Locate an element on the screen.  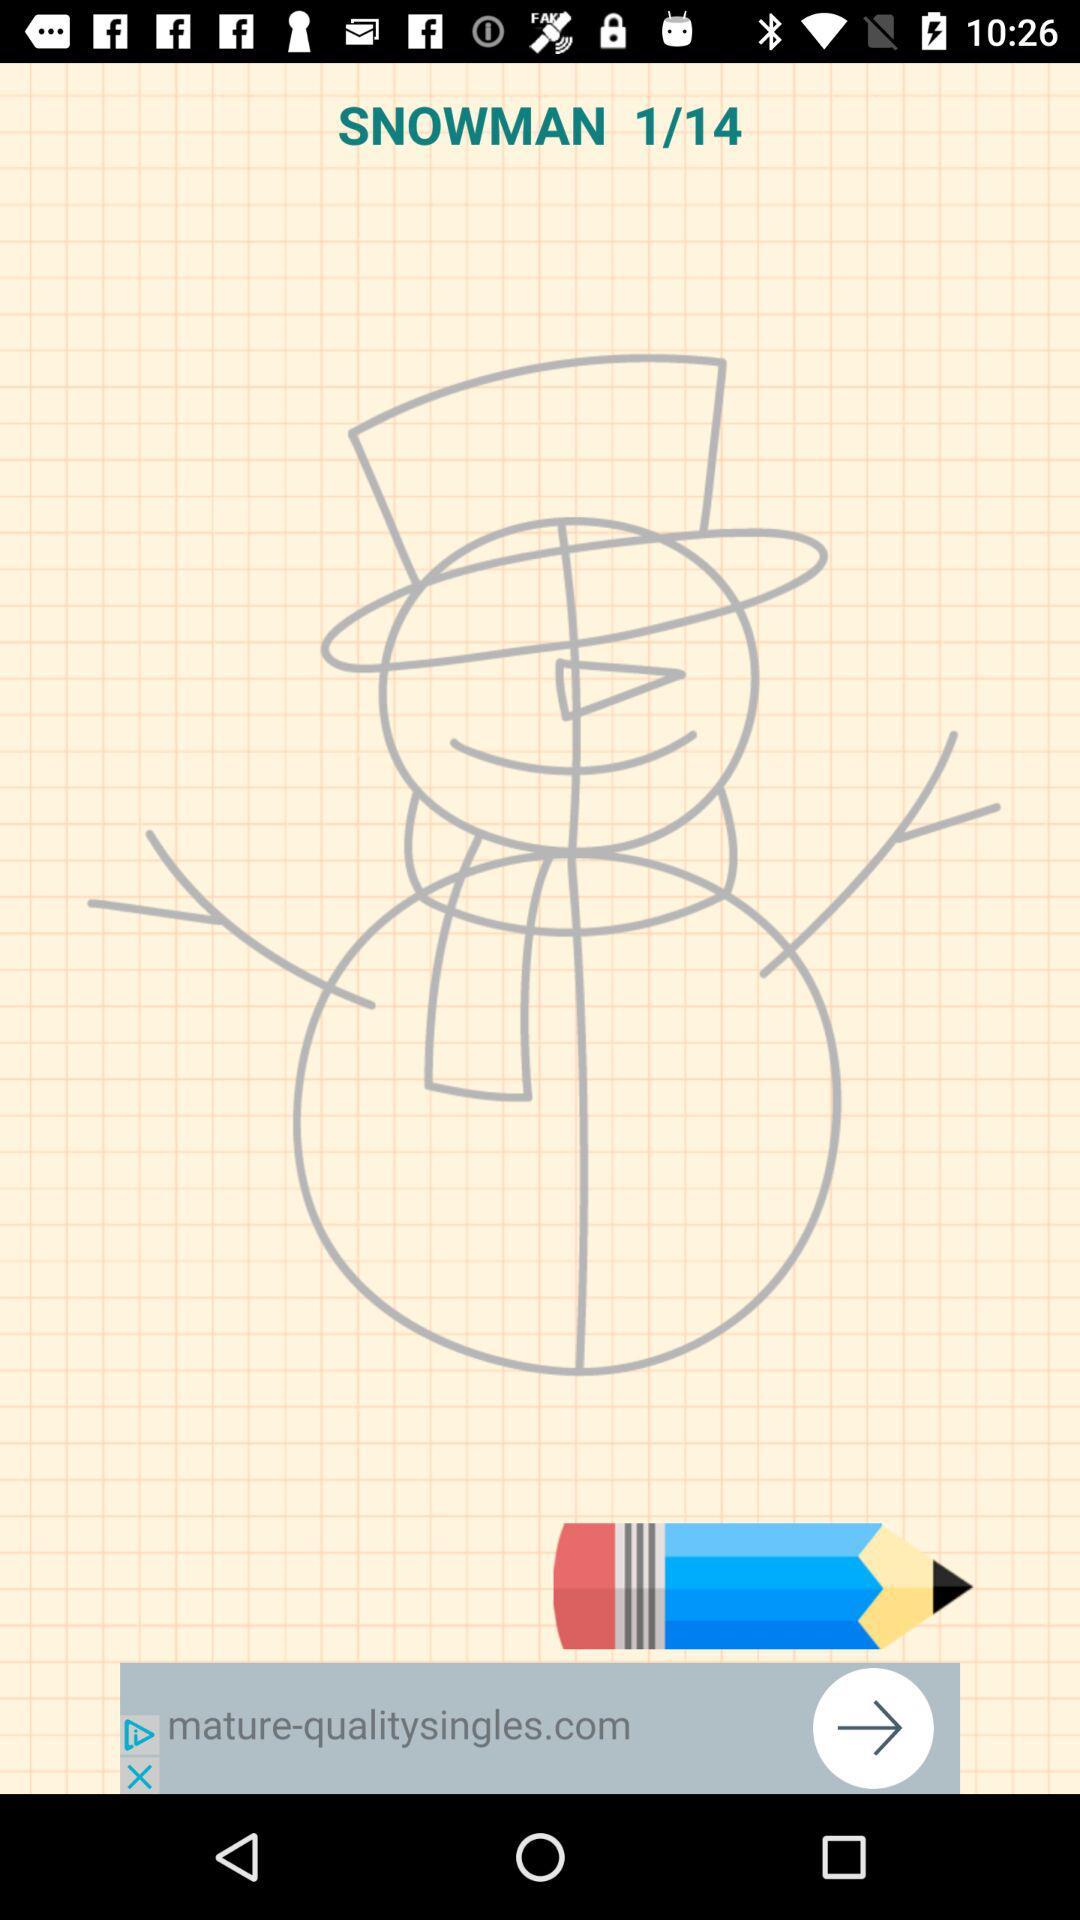
advertisement is located at coordinates (540, 1727).